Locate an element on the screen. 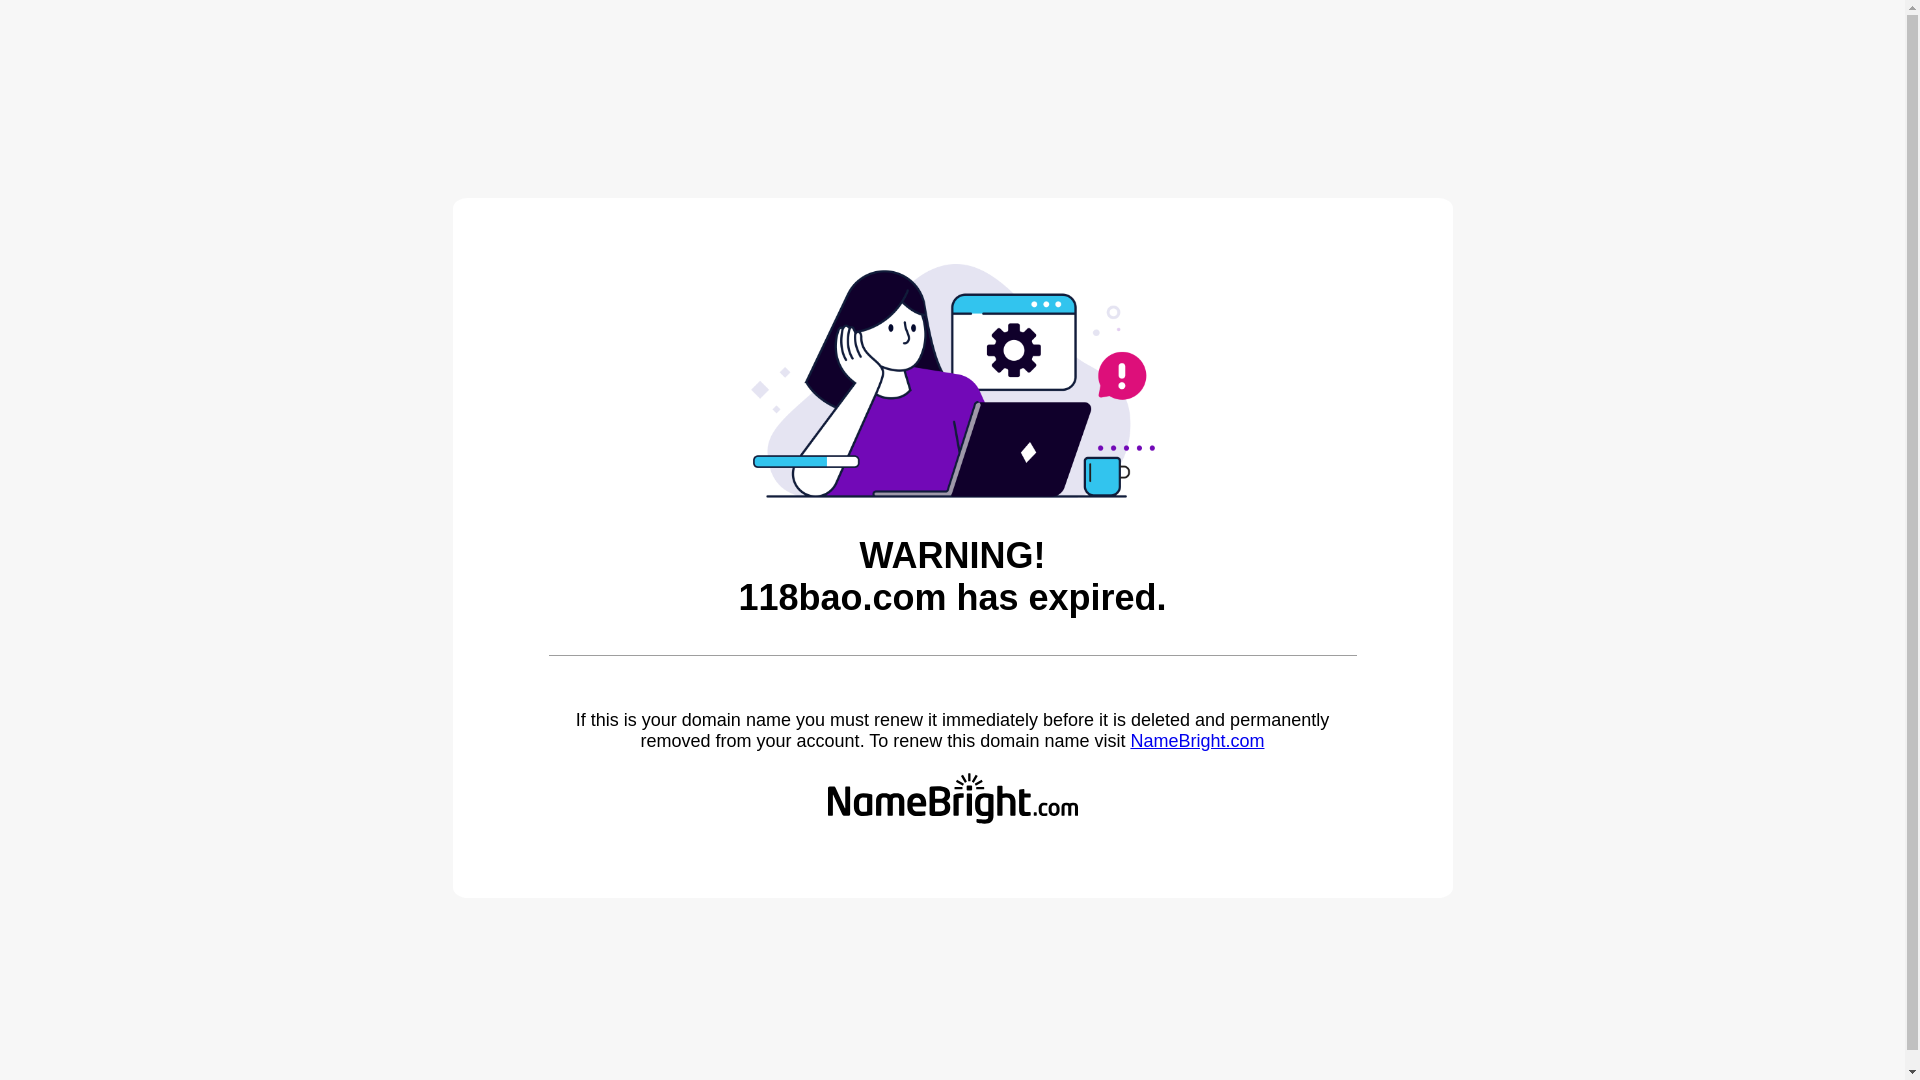  'NameBright.com' is located at coordinates (1196, 740).